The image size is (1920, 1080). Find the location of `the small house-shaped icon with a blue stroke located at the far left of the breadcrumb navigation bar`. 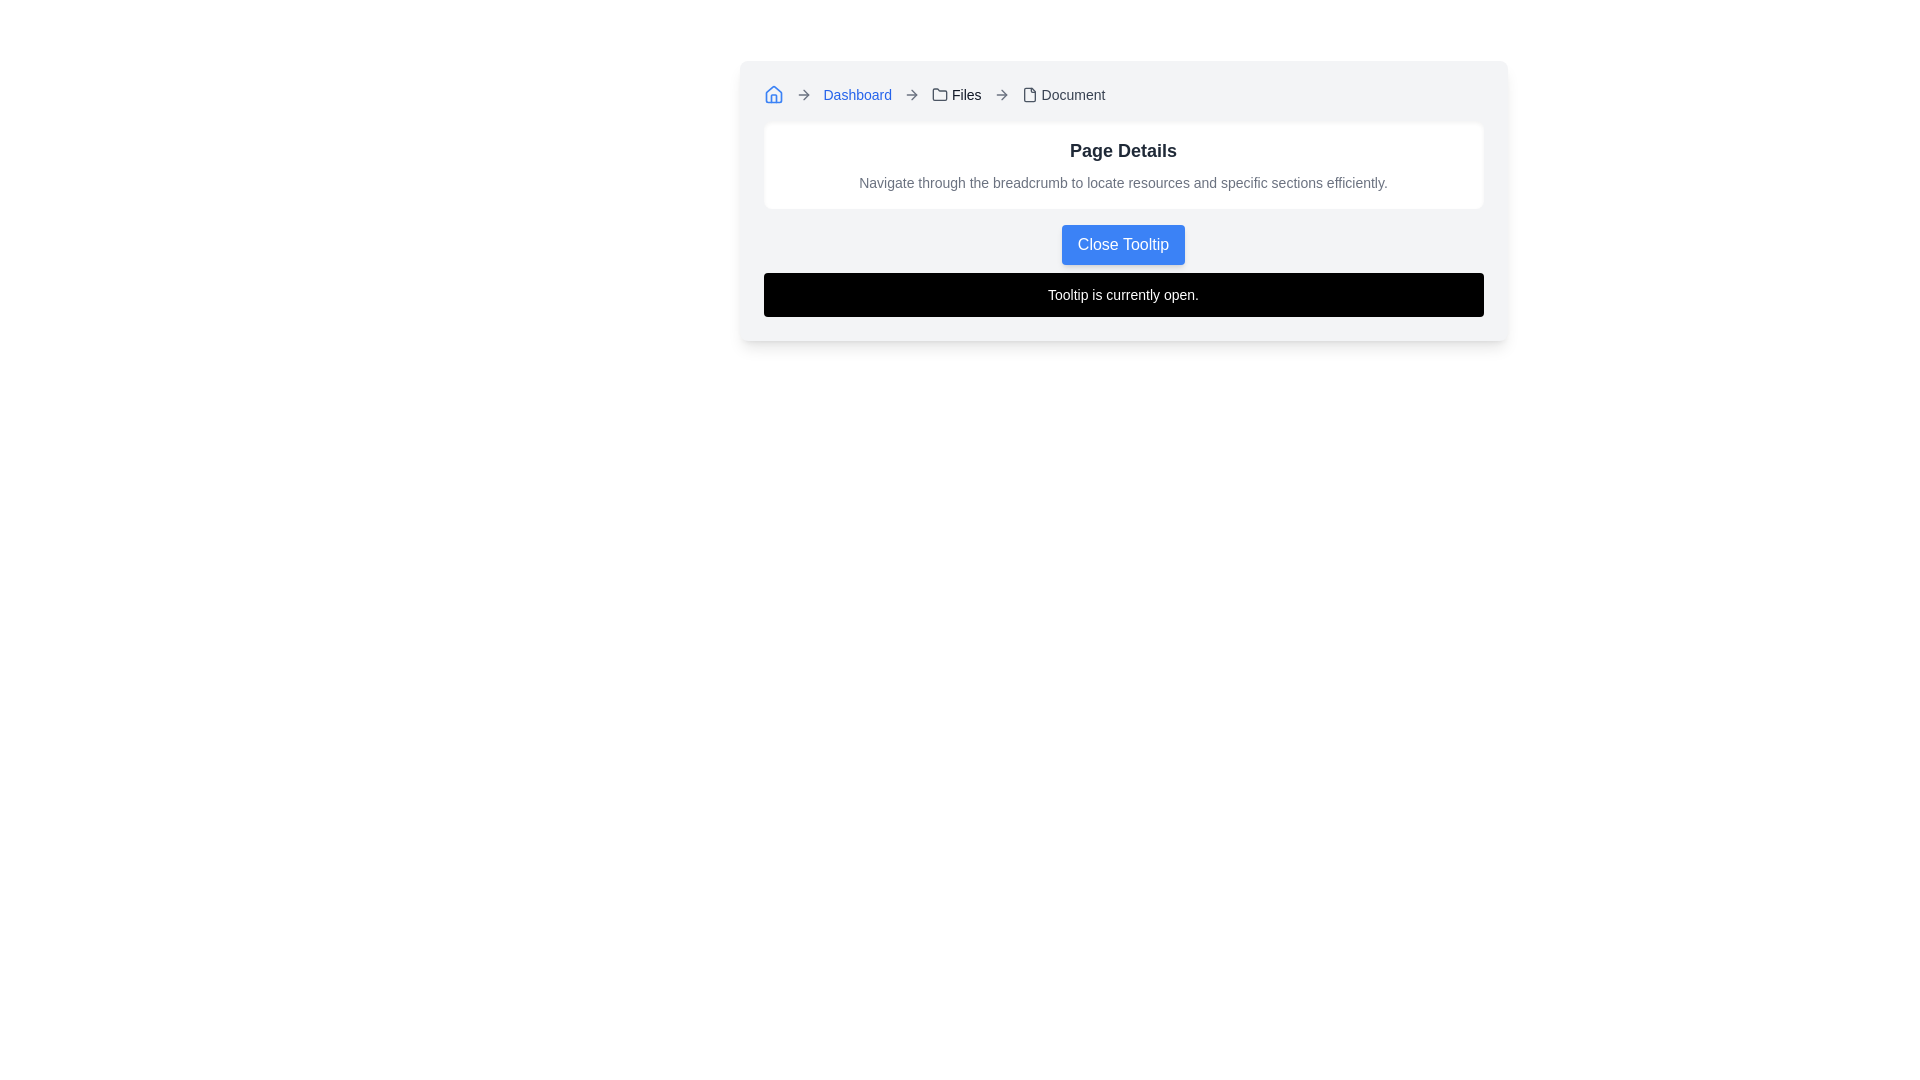

the small house-shaped icon with a blue stroke located at the far left of the breadcrumb navigation bar is located at coordinates (772, 95).